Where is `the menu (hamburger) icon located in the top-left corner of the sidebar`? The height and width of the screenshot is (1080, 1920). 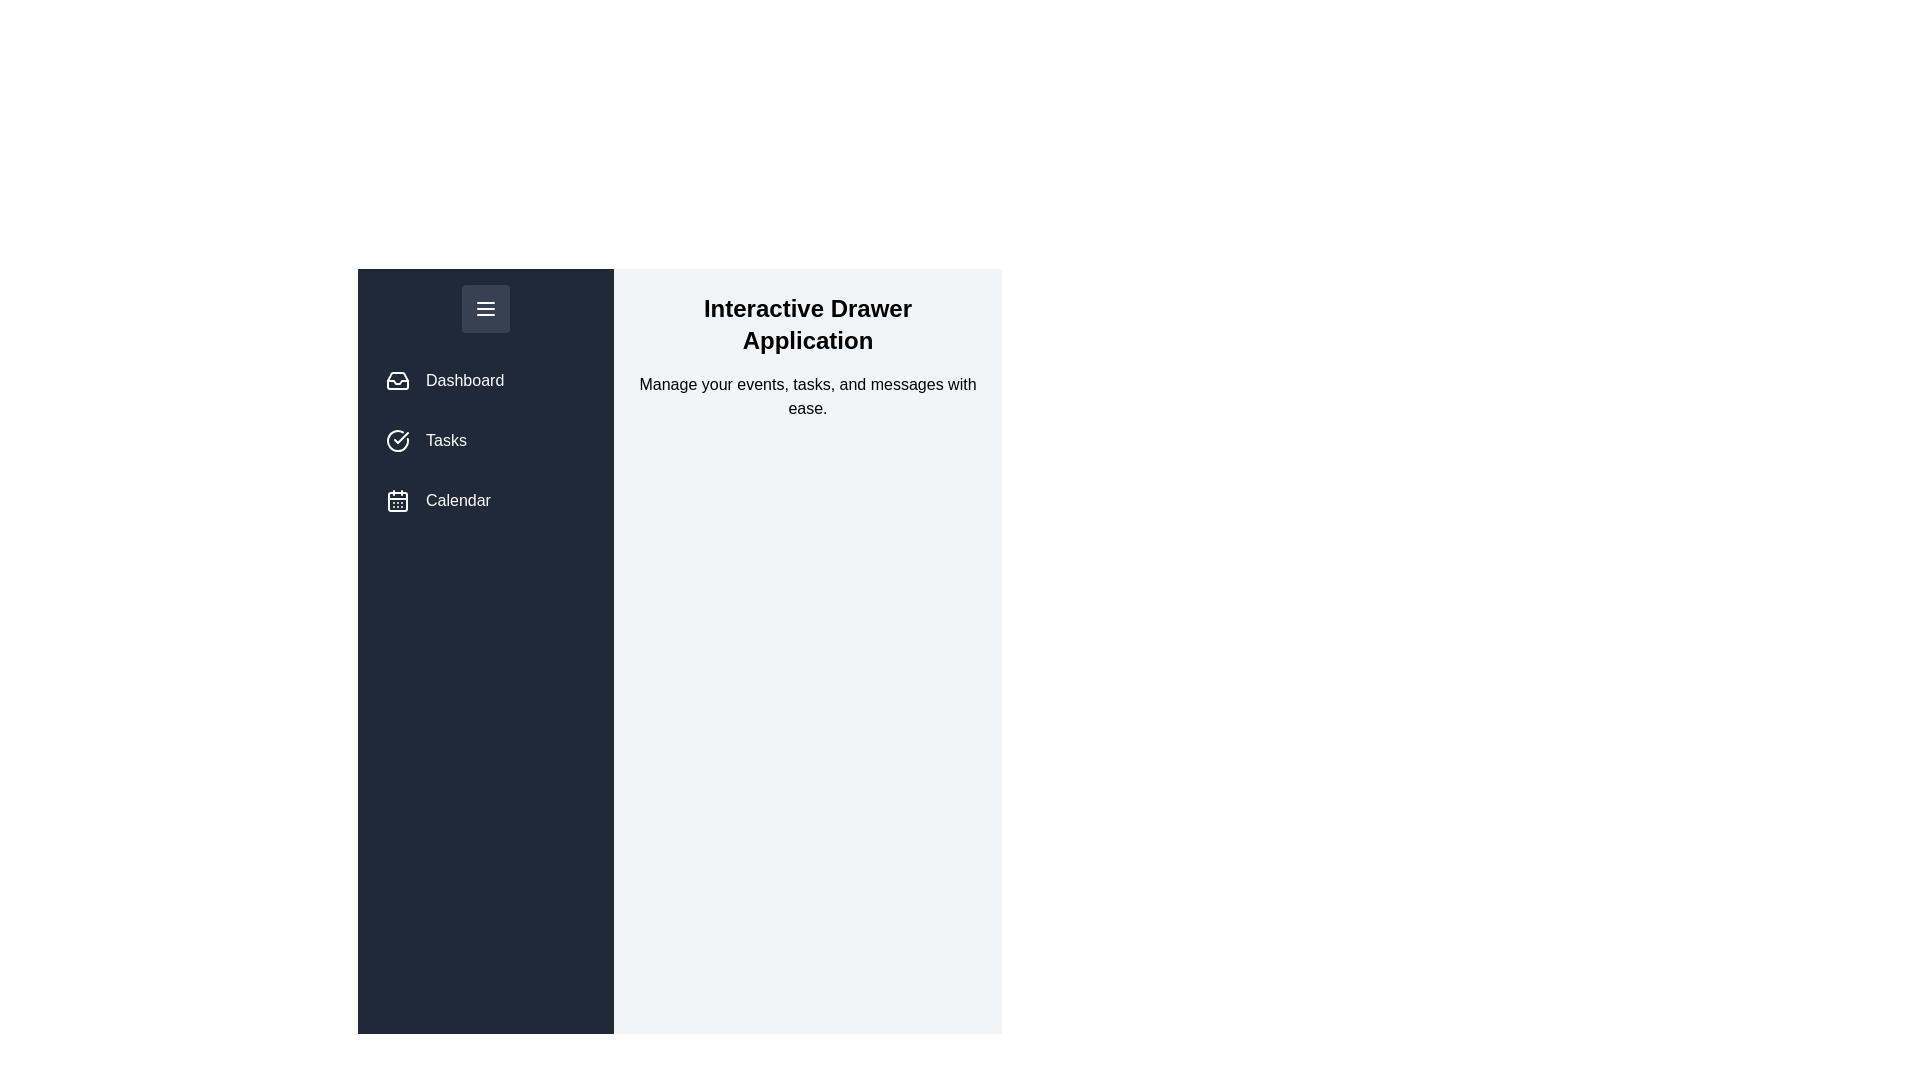
the menu (hamburger) icon located in the top-left corner of the sidebar is located at coordinates (485, 308).